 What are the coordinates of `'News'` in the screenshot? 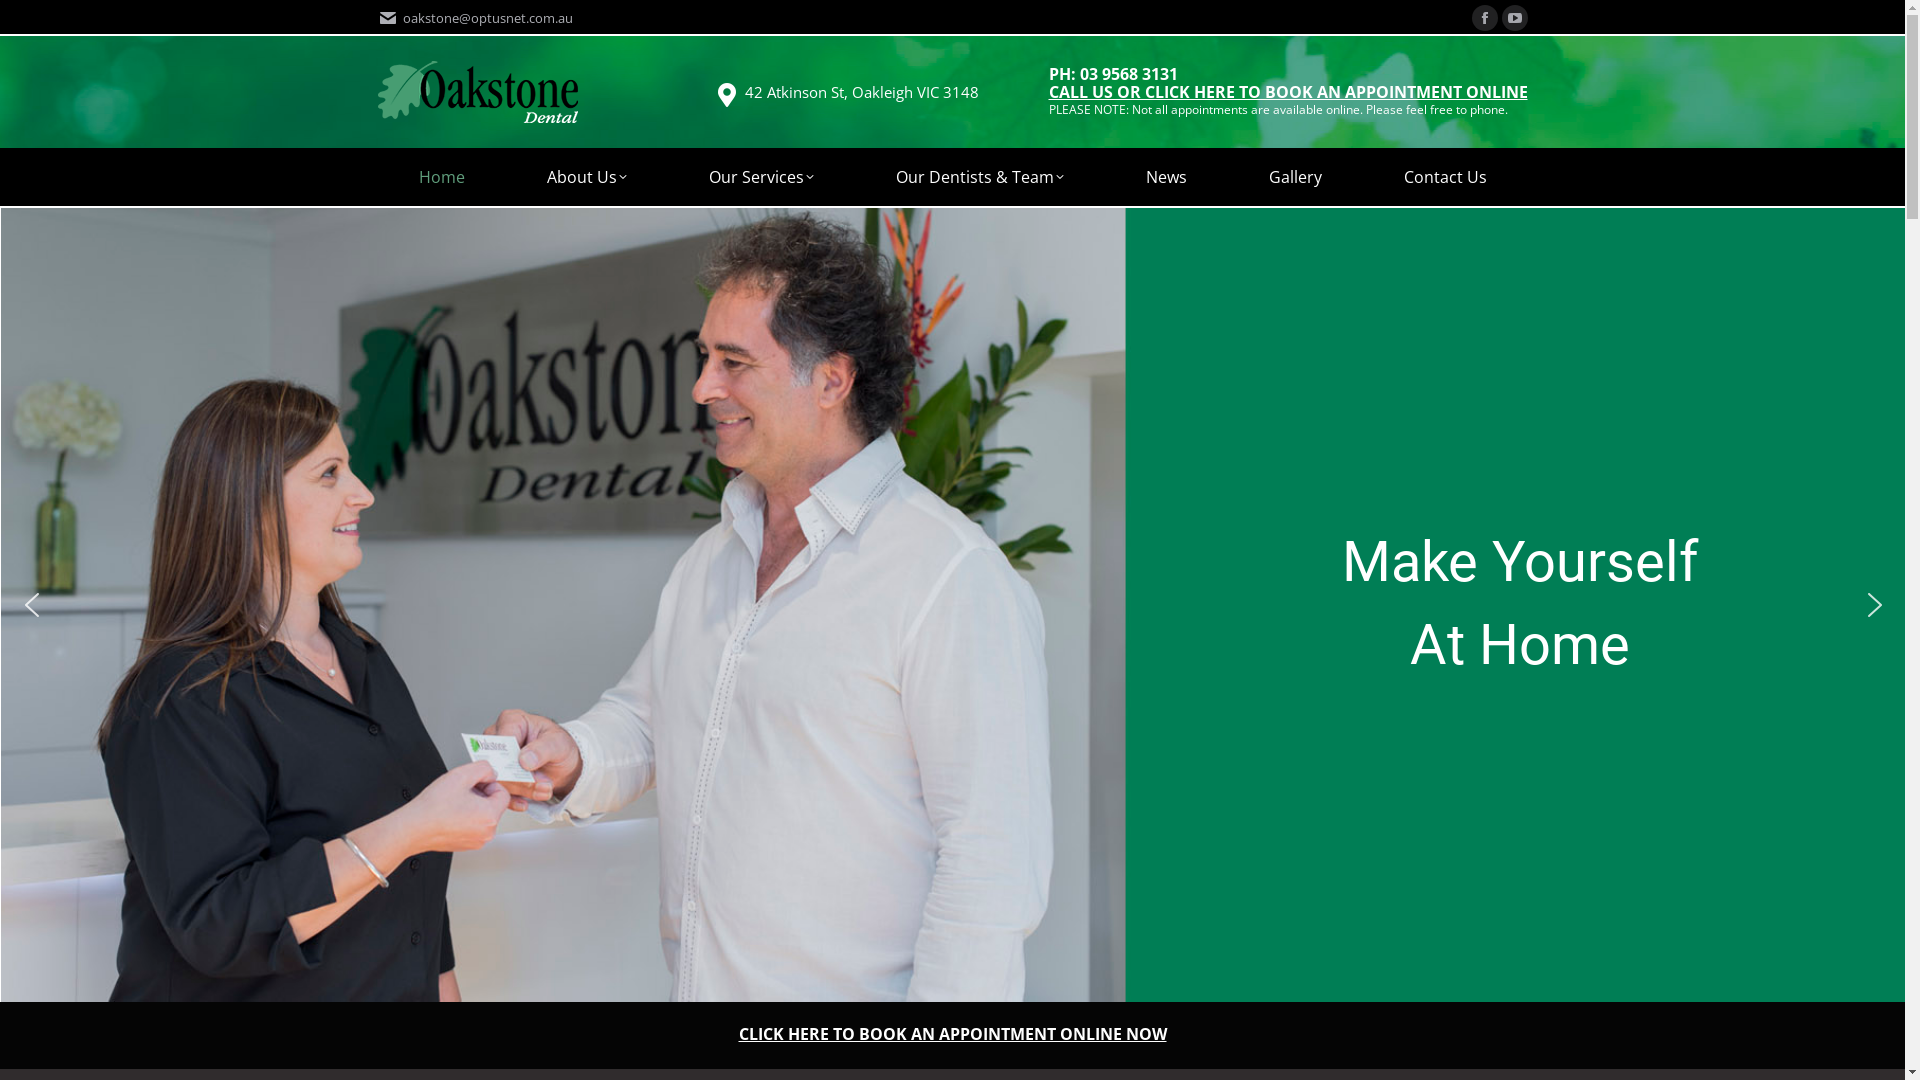 It's located at (1165, 176).